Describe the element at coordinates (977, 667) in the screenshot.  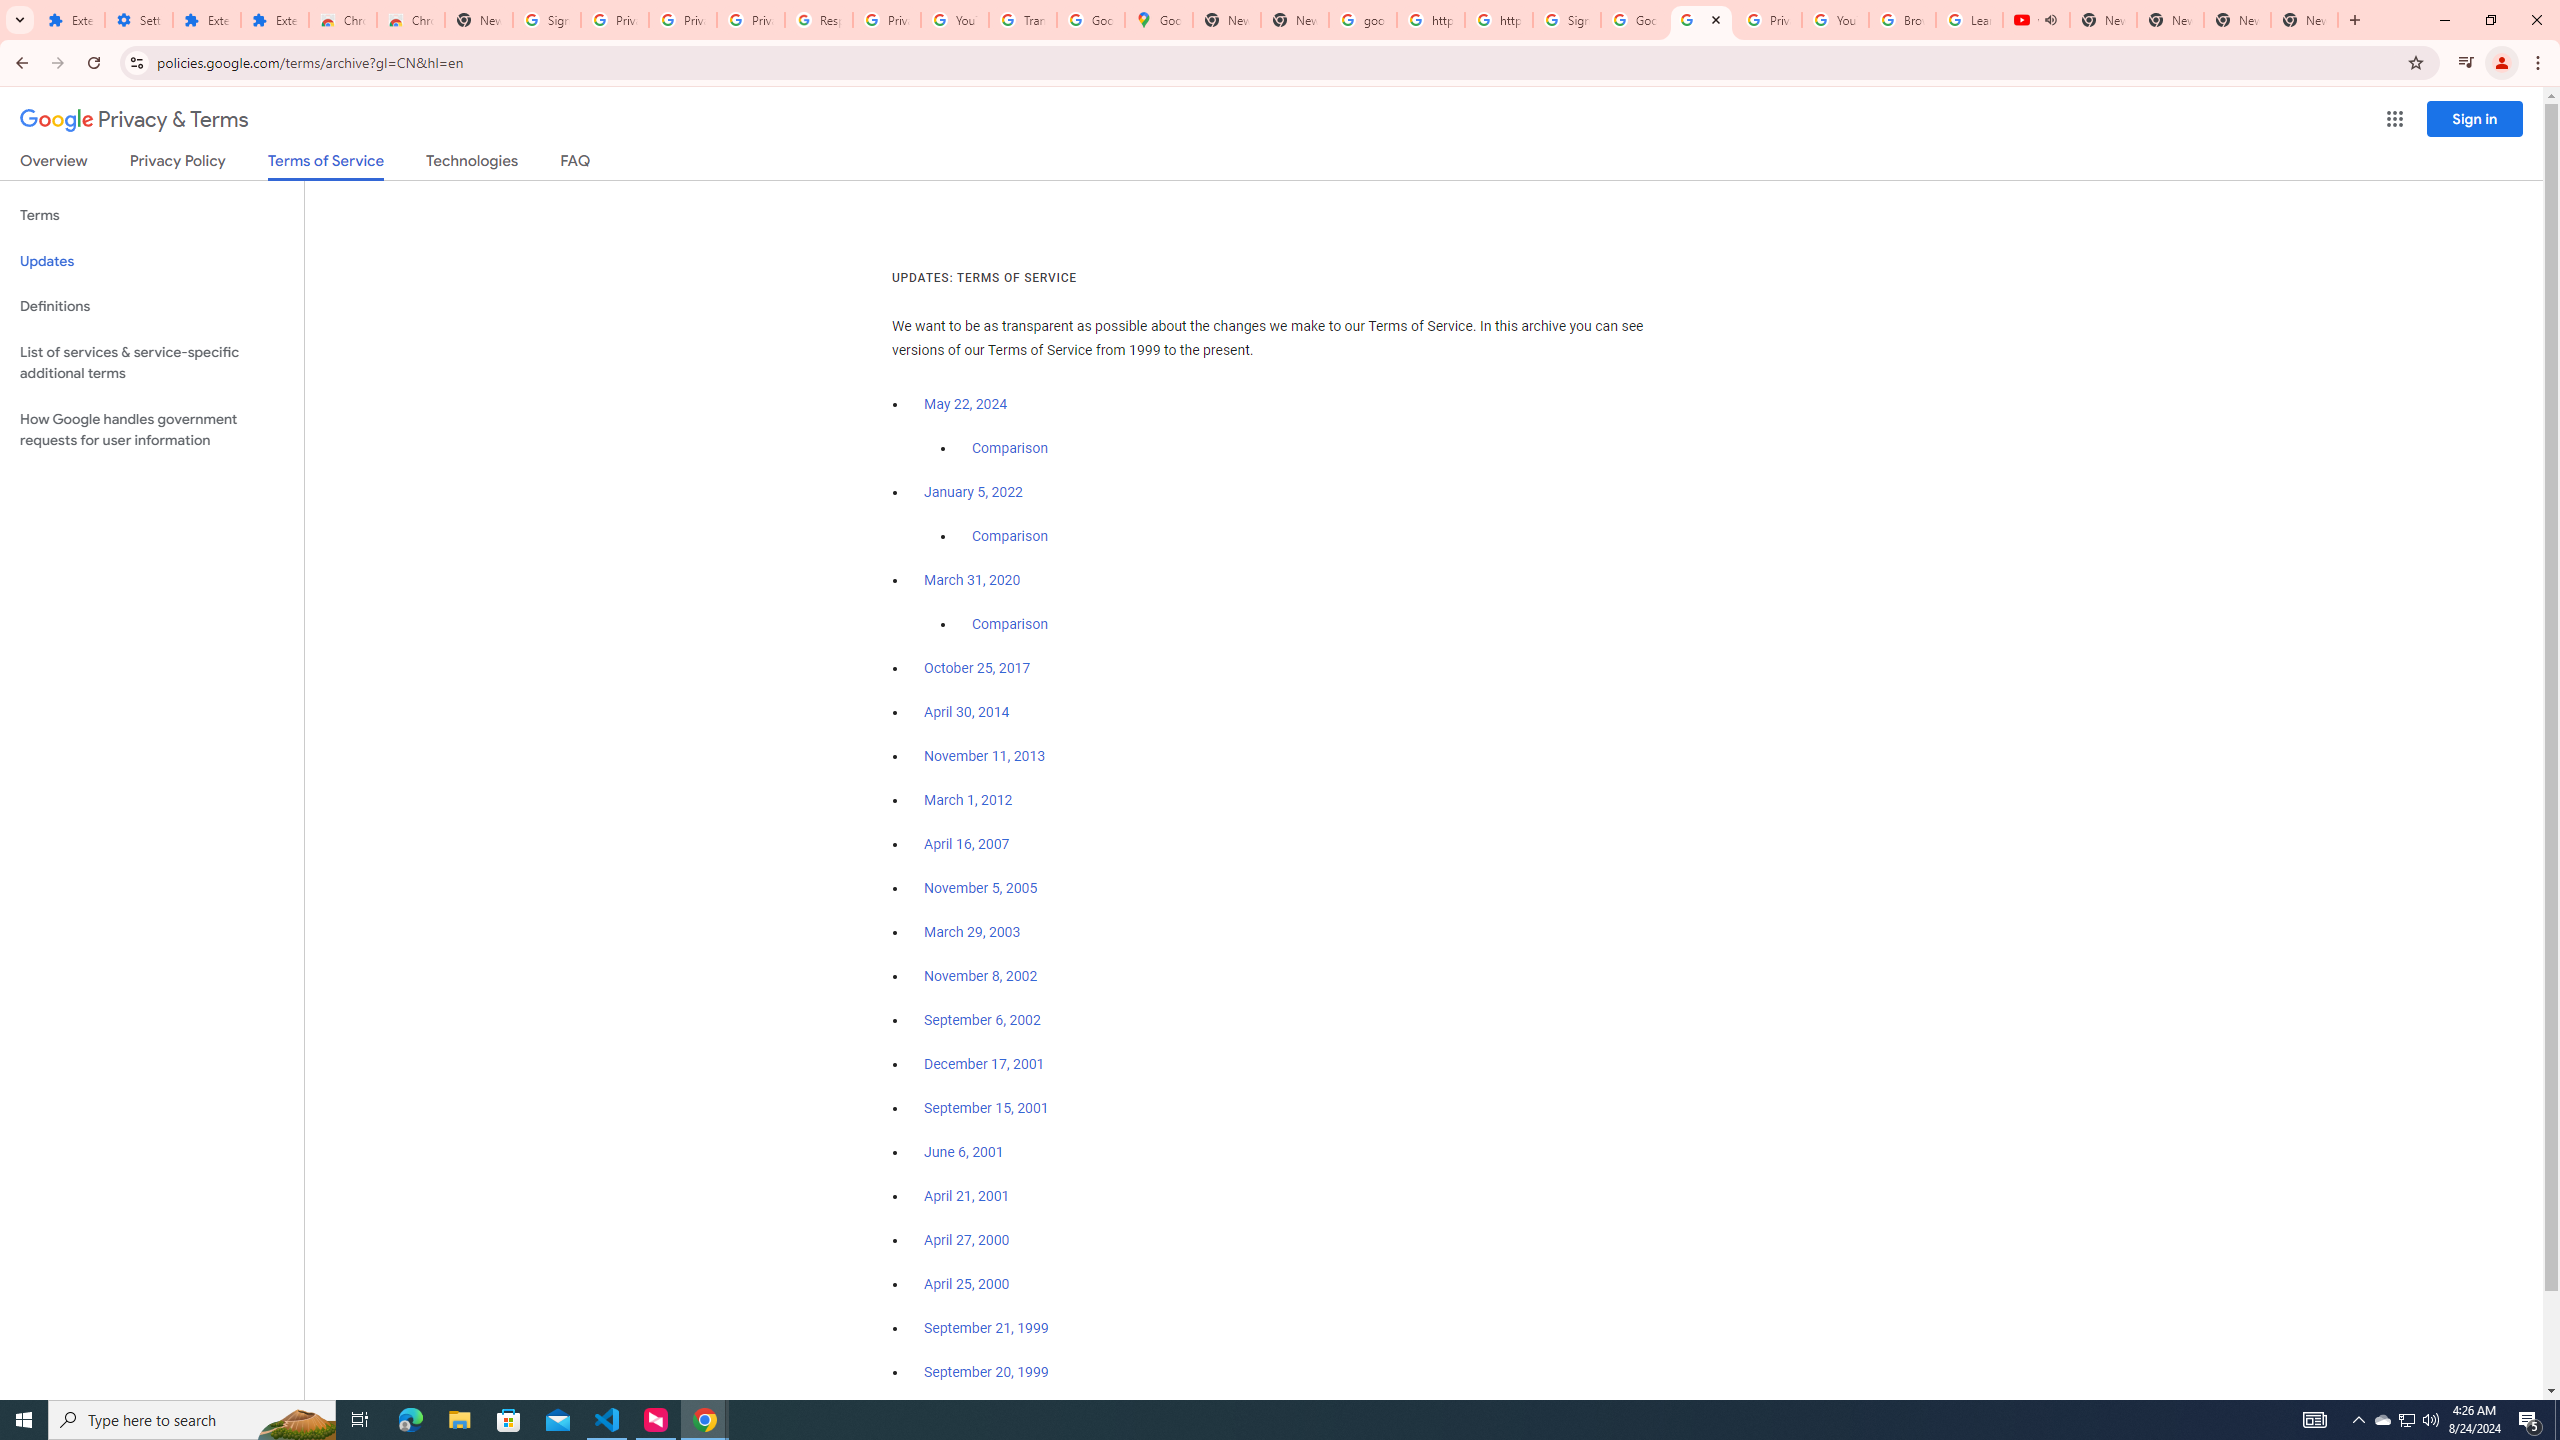
I see `'October 25, 2017'` at that location.